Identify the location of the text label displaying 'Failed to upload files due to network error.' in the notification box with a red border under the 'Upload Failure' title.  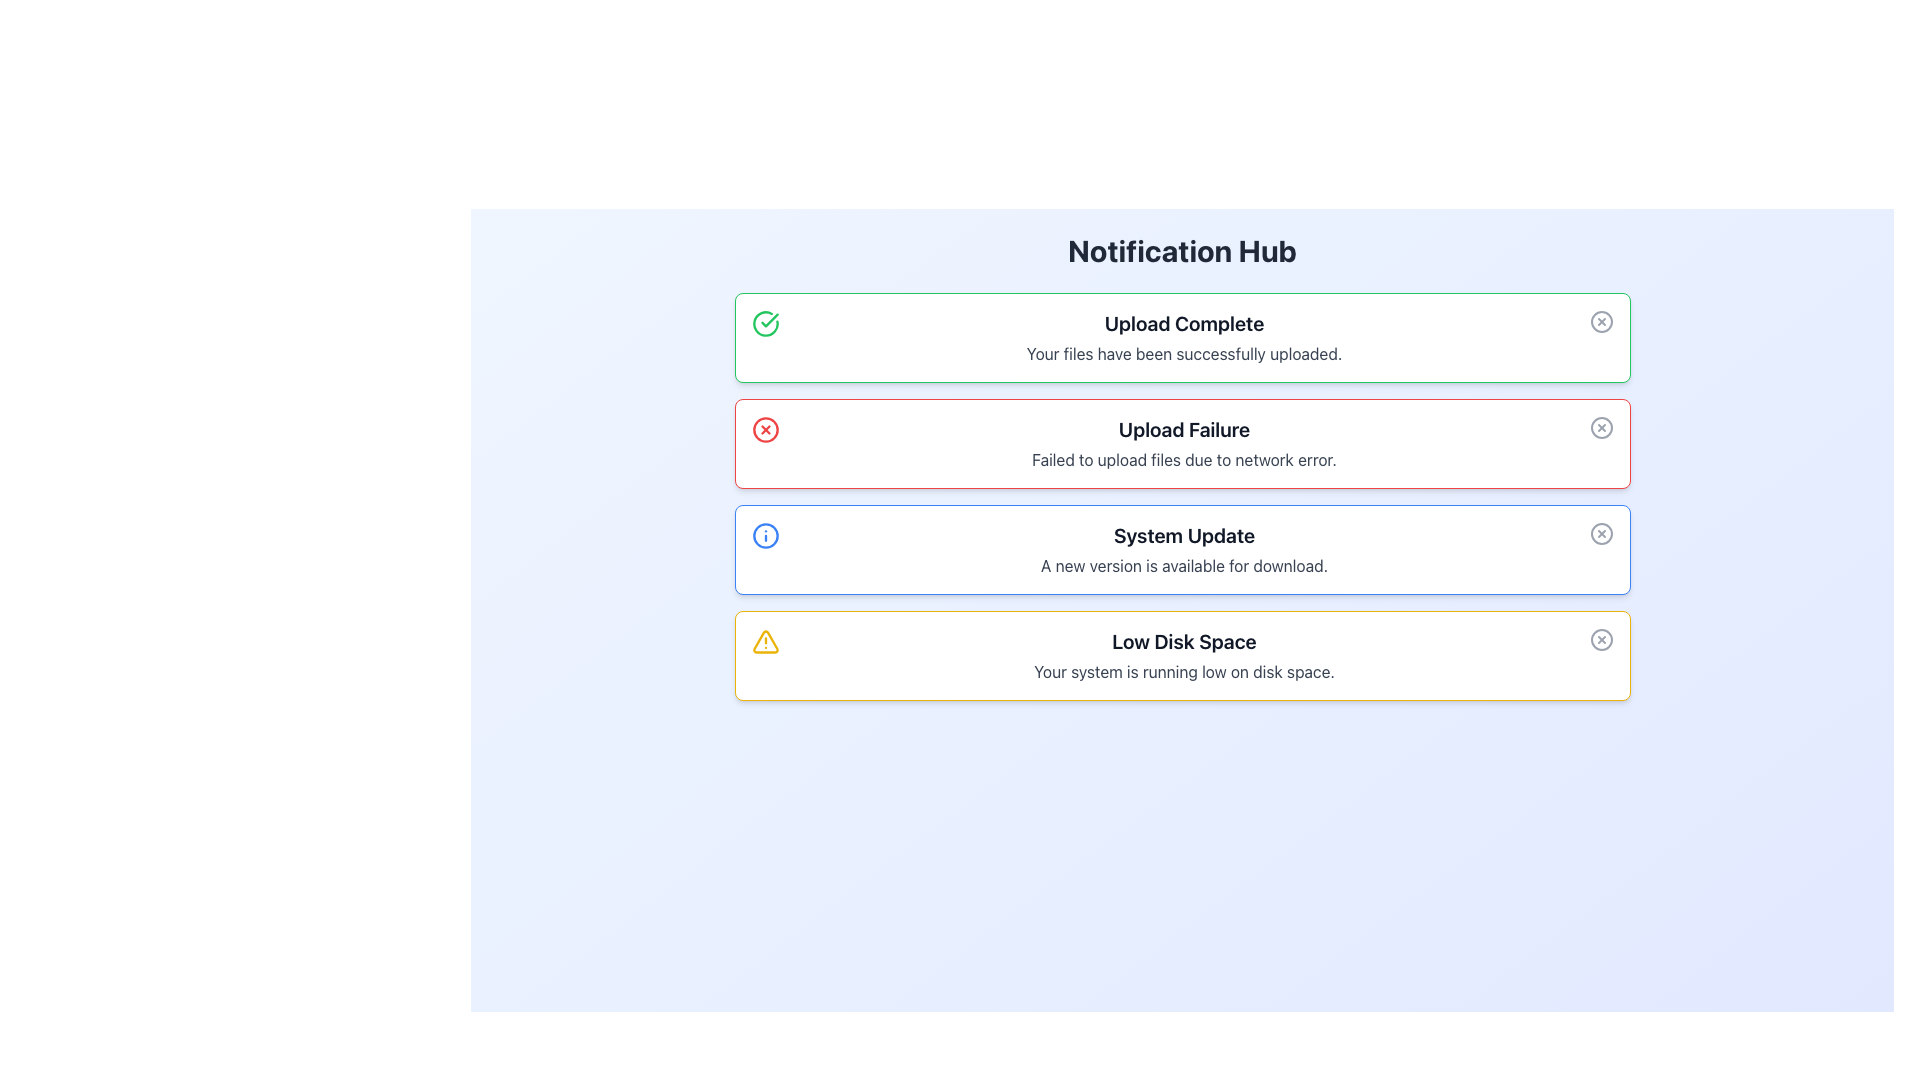
(1184, 459).